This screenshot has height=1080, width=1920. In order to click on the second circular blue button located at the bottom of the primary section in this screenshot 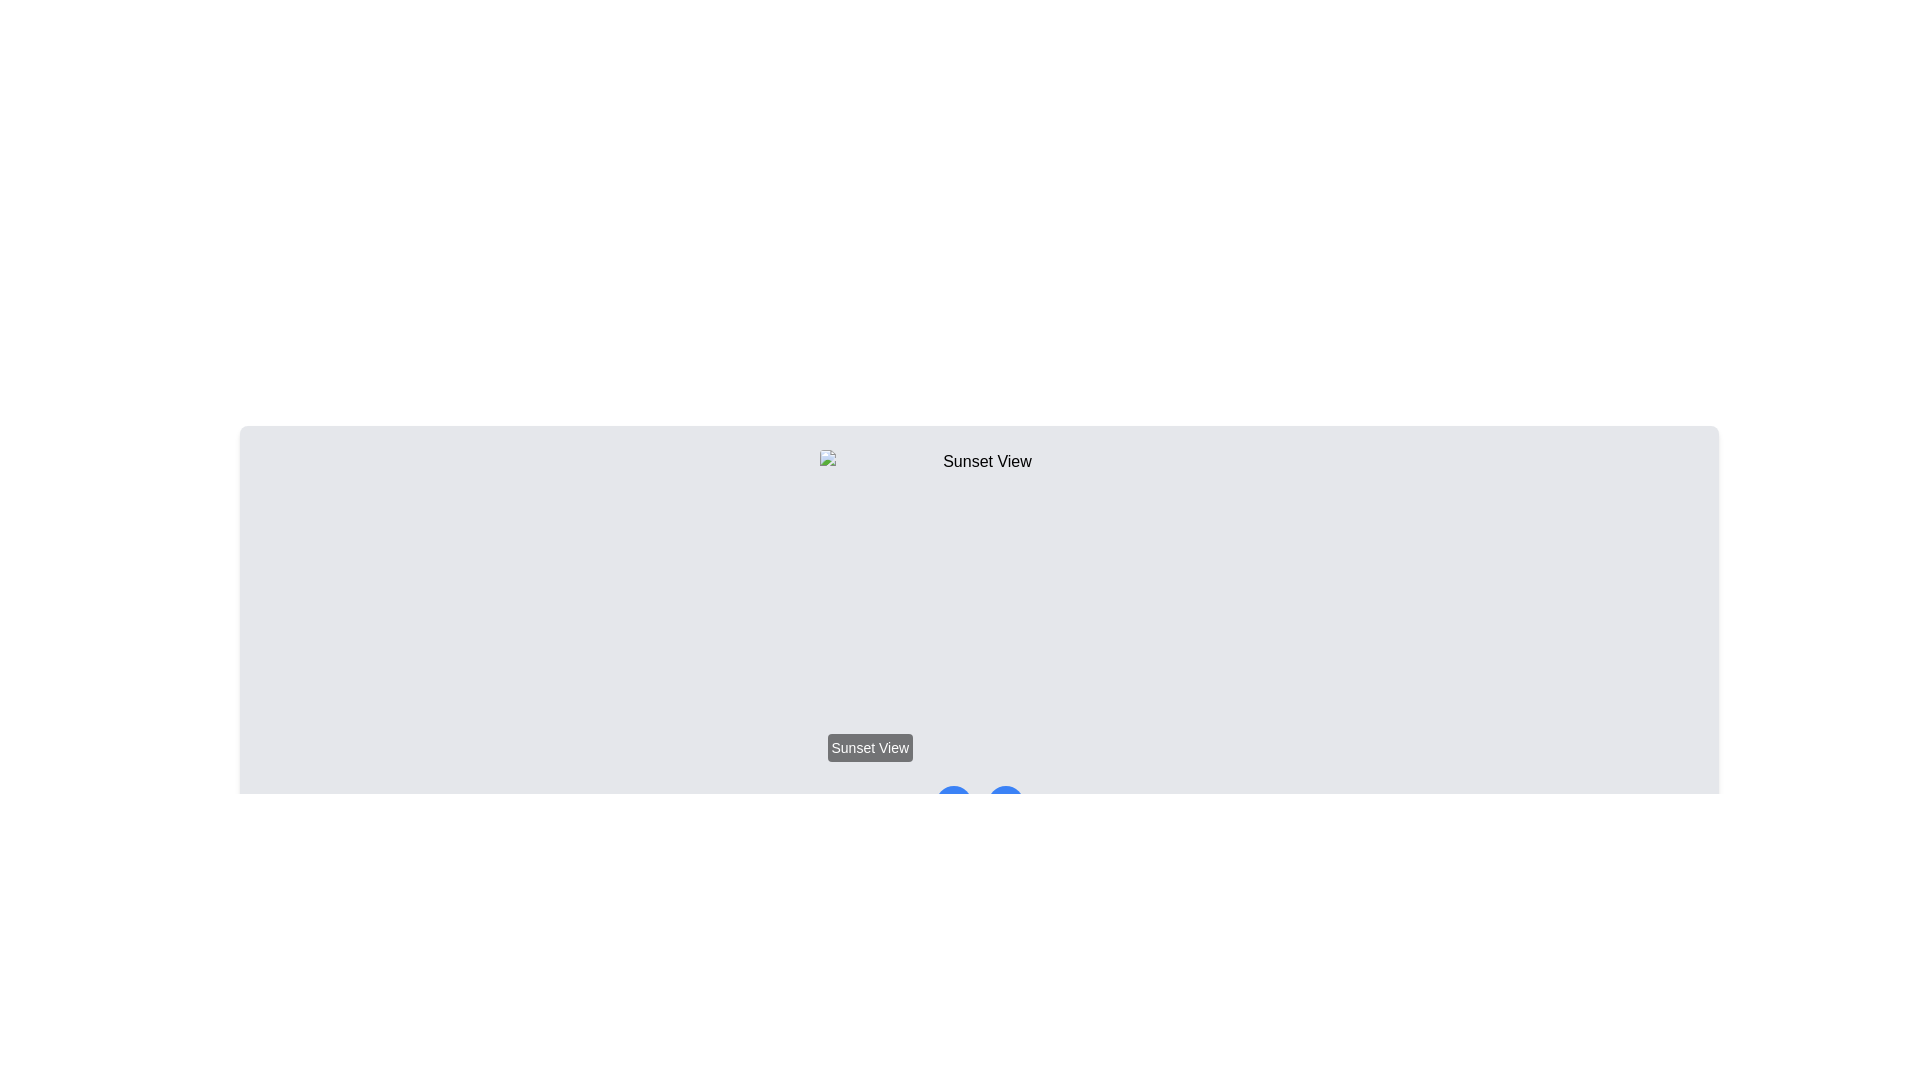, I will do `click(1005, 802)`.